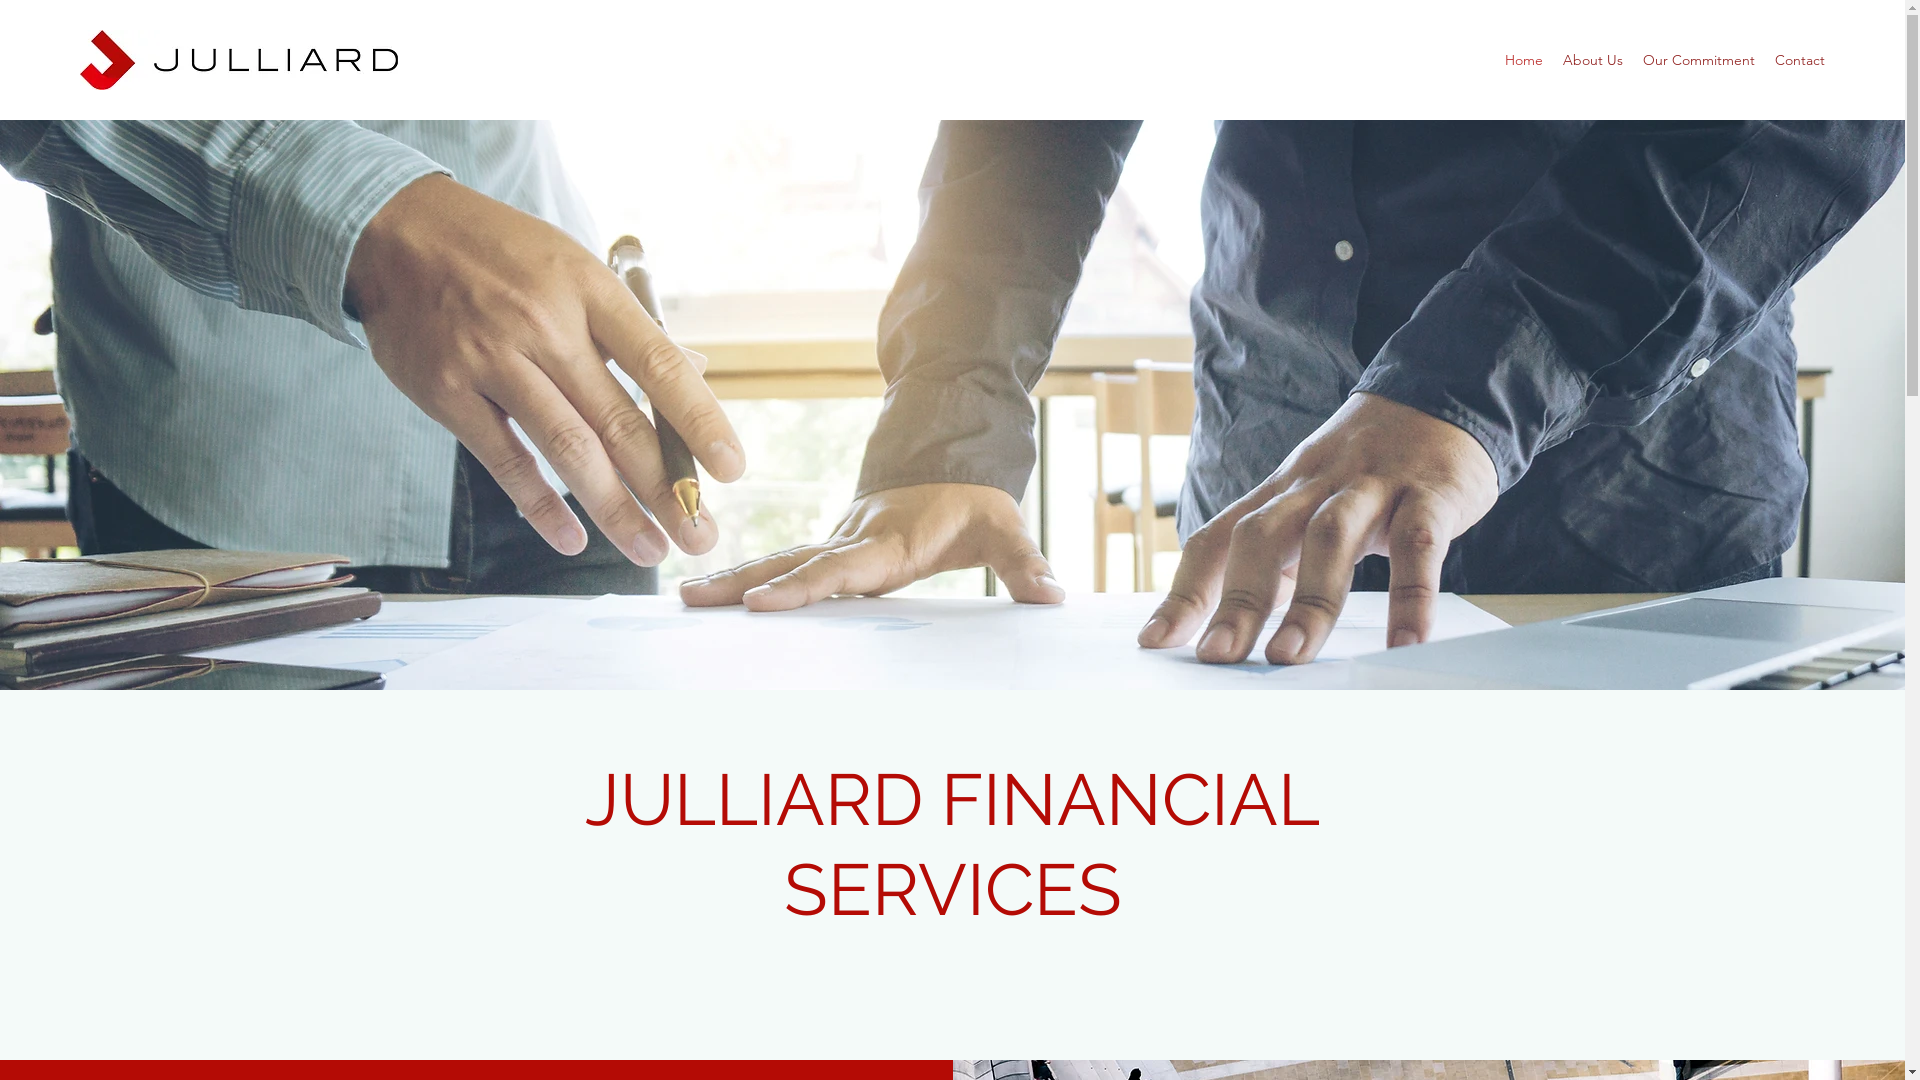 The height and width of the screenshot is (1080, 1920). I want to click on 'Contact', so click(1800, 59).